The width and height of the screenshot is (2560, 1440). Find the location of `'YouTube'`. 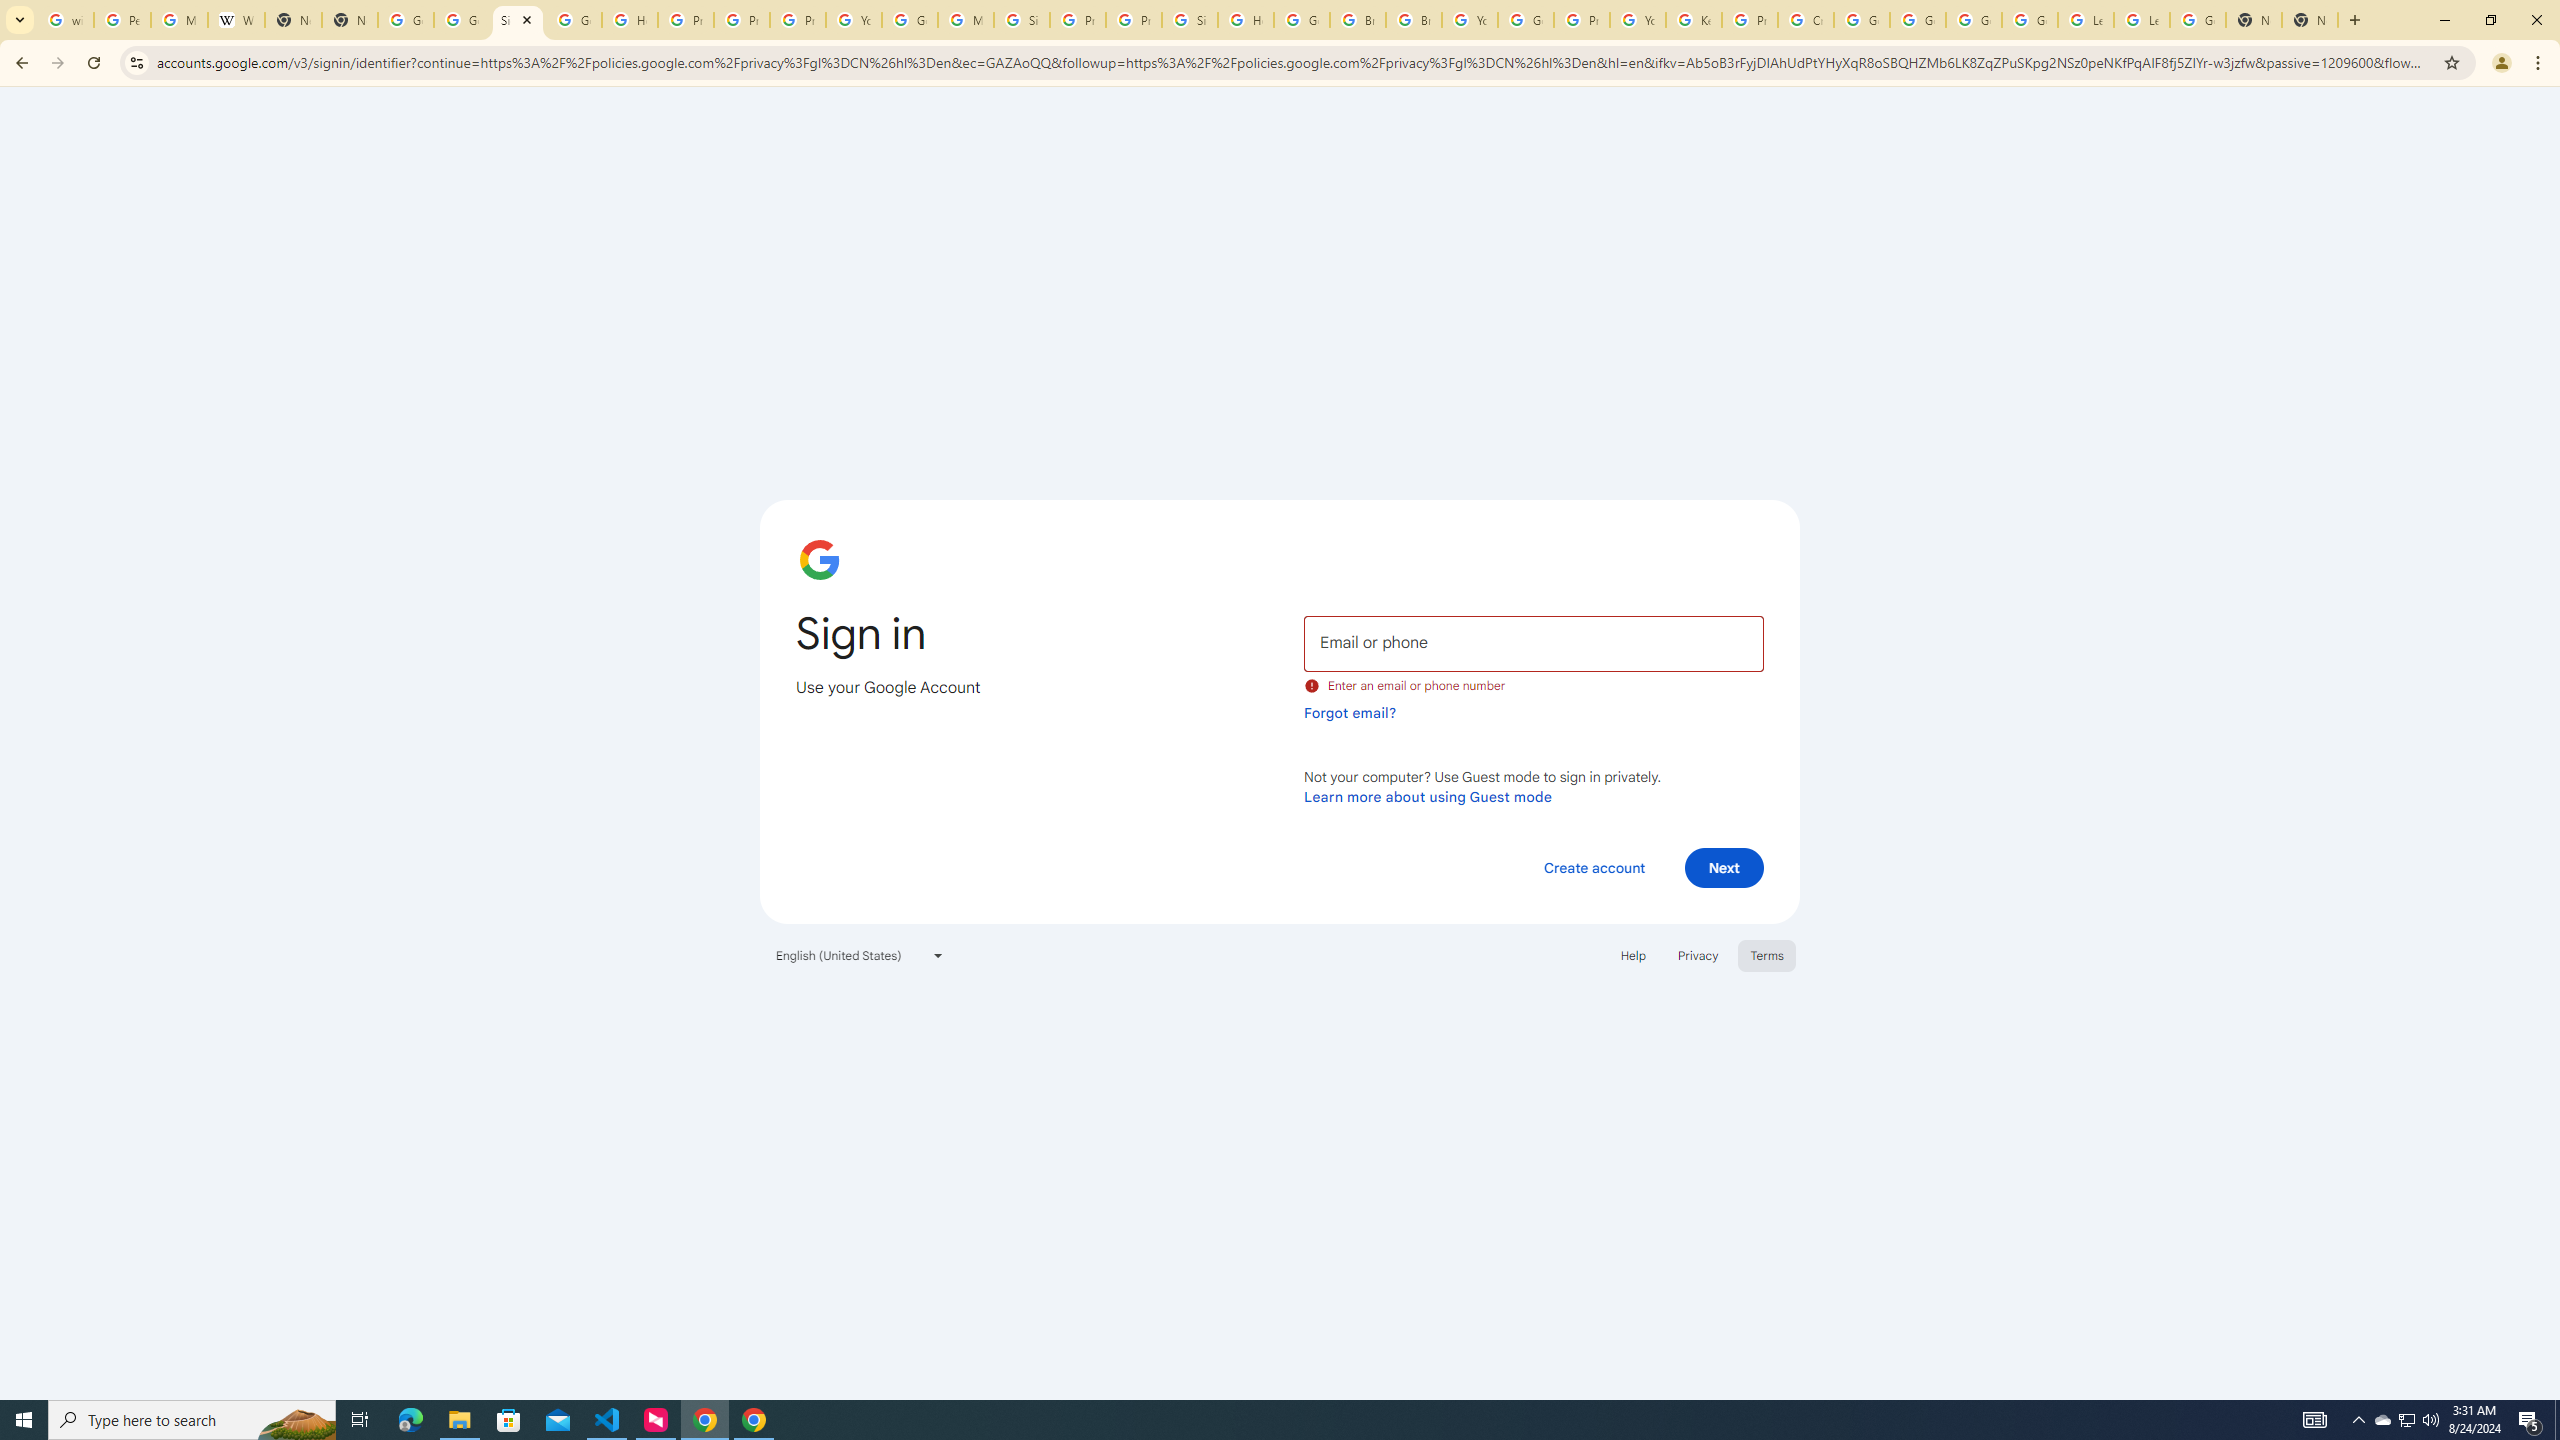

'YouTube' is located at coordinates (1636, 19).